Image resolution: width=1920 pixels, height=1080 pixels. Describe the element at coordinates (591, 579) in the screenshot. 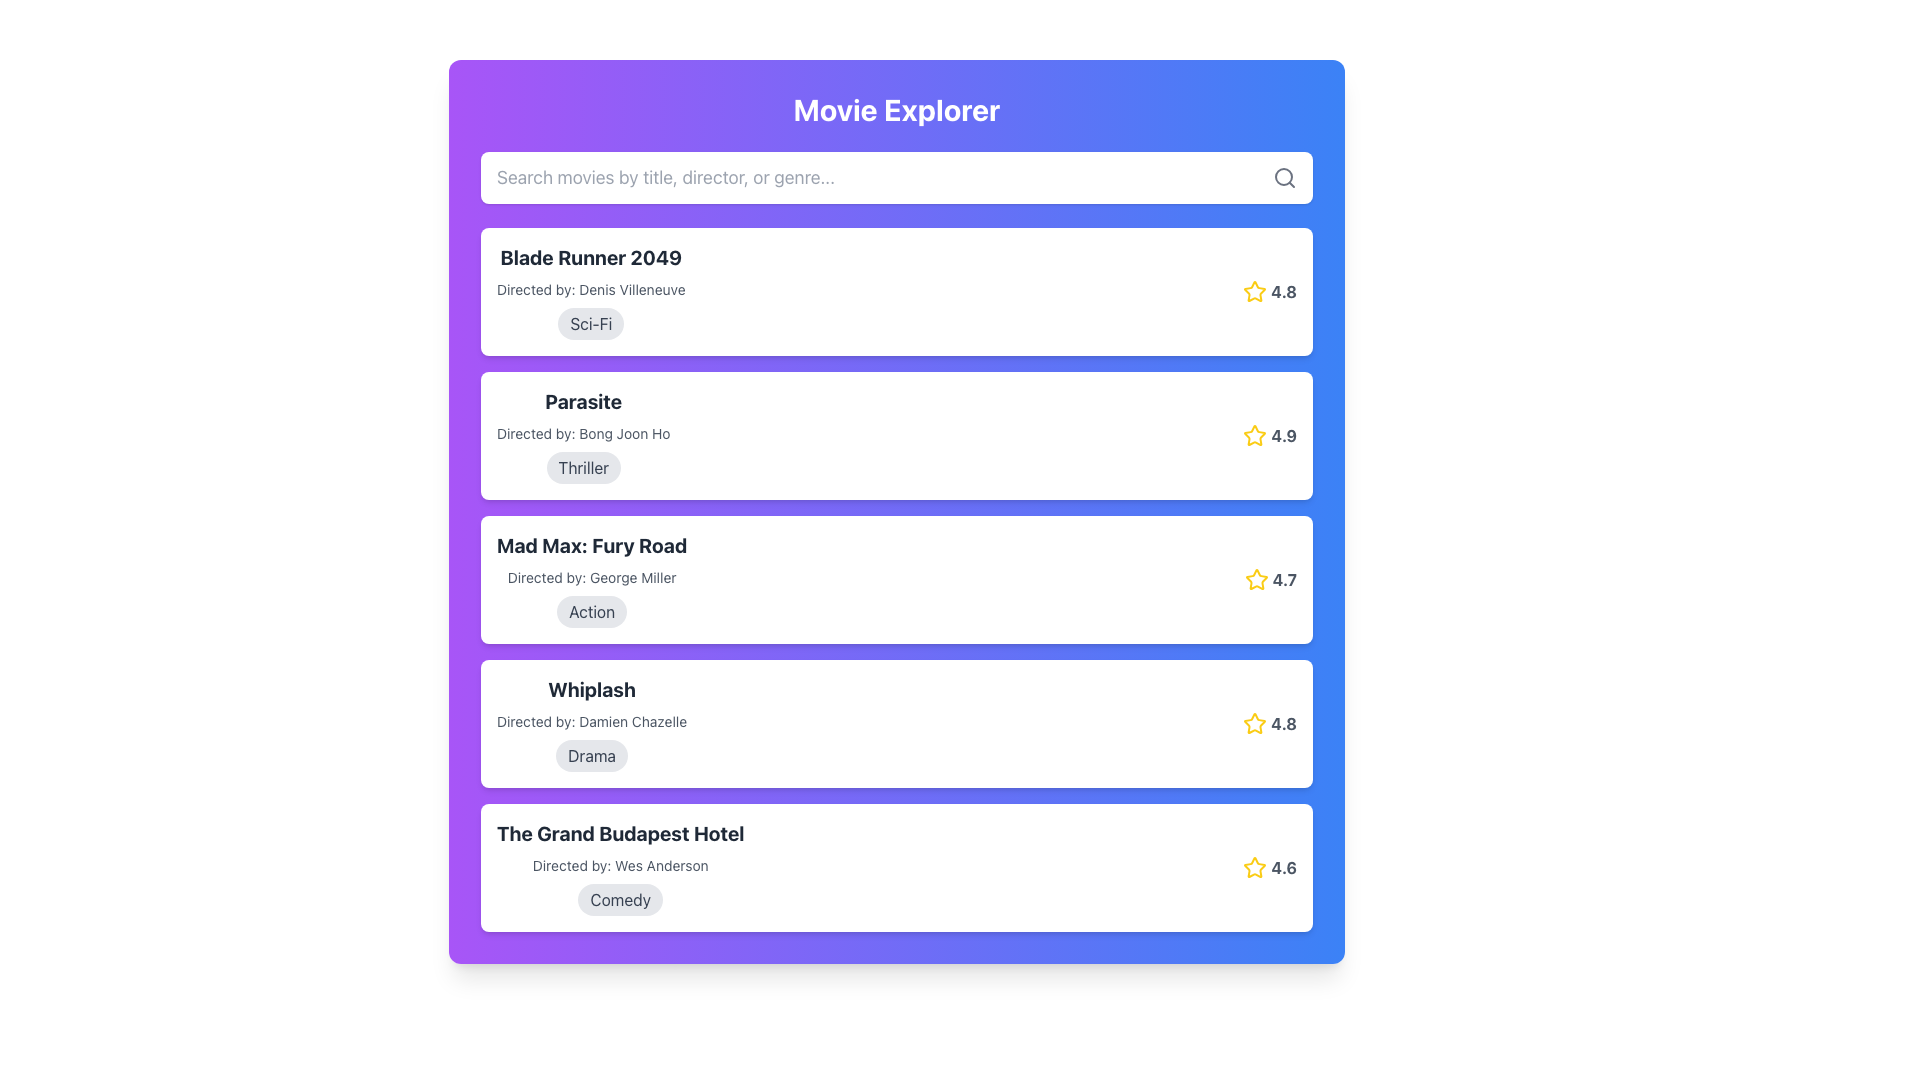

I see `the text block titled 'Mad Max: Fury Road', which includes a subtitle 'Directed by: George Miller' and a tag labeled 'Action'` at that location.